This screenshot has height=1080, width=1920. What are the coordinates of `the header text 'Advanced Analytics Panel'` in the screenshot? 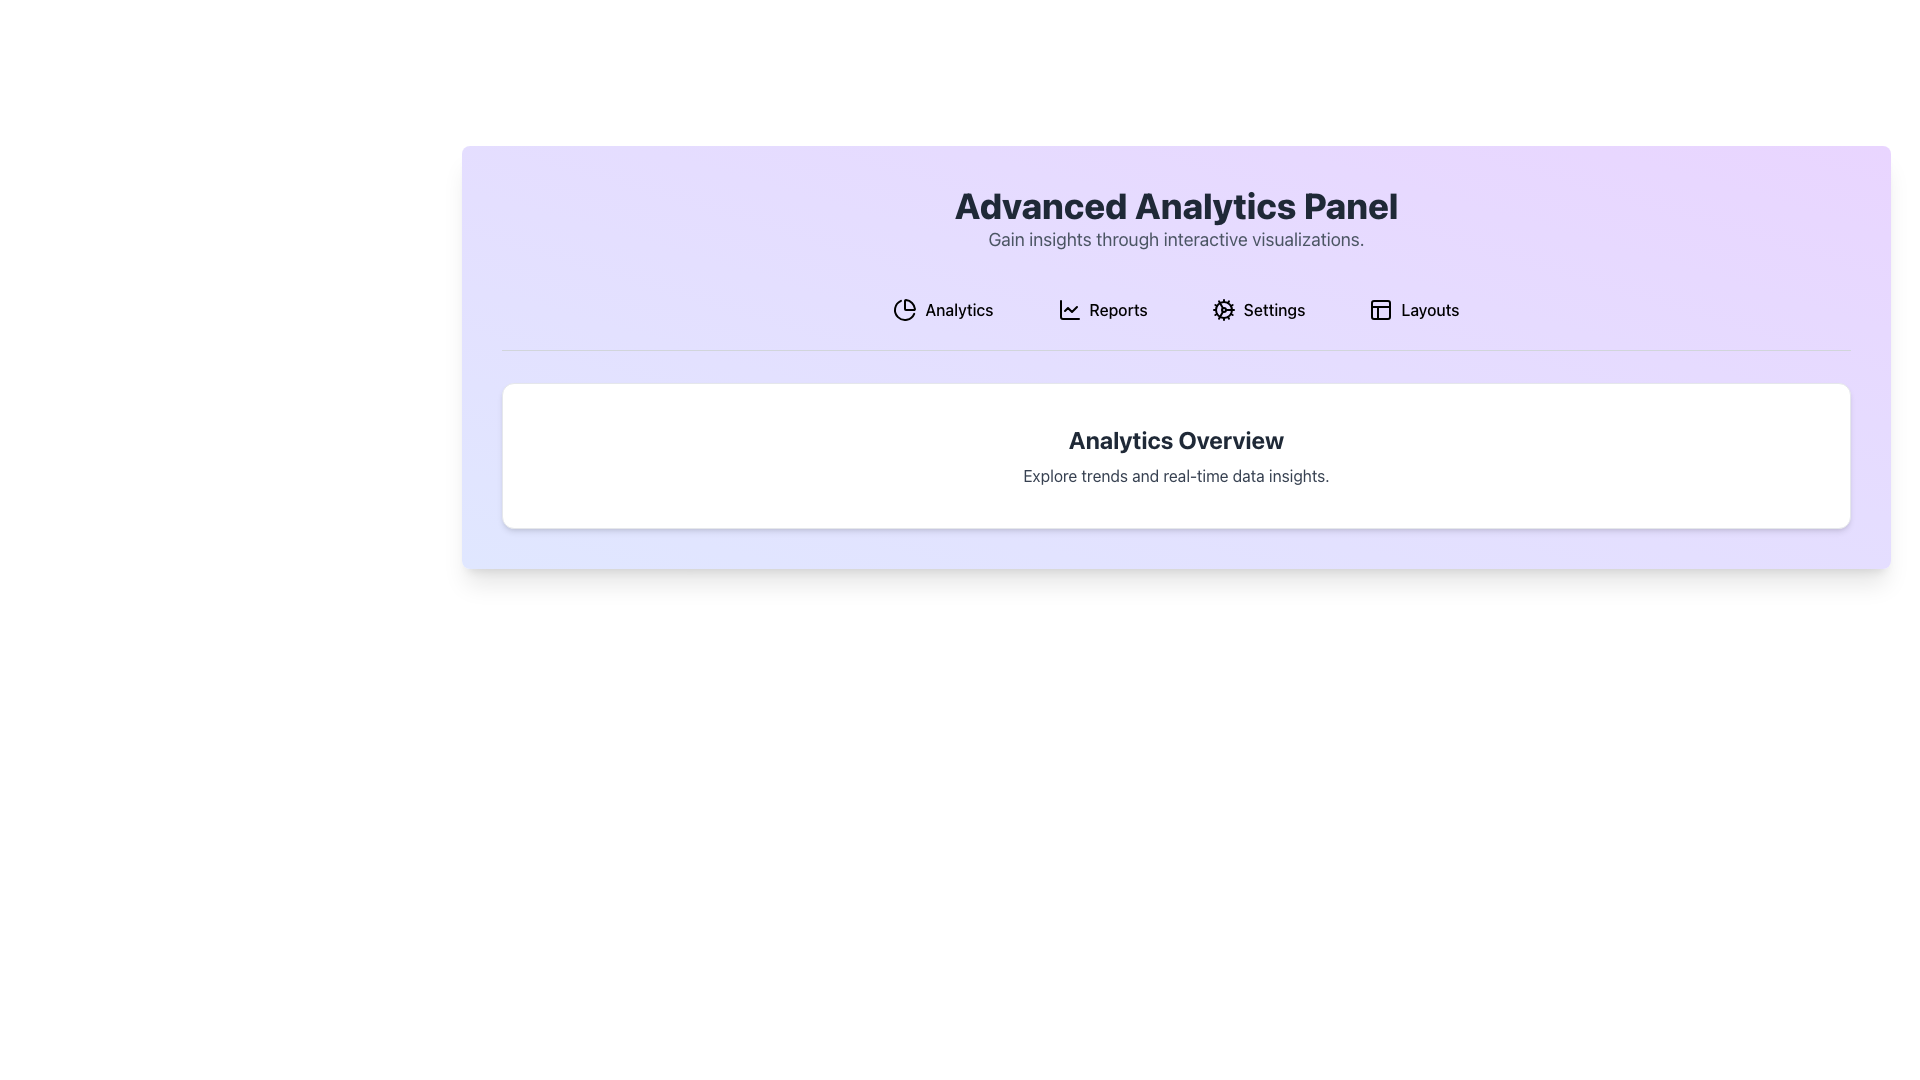 It's located at (1176, 205).